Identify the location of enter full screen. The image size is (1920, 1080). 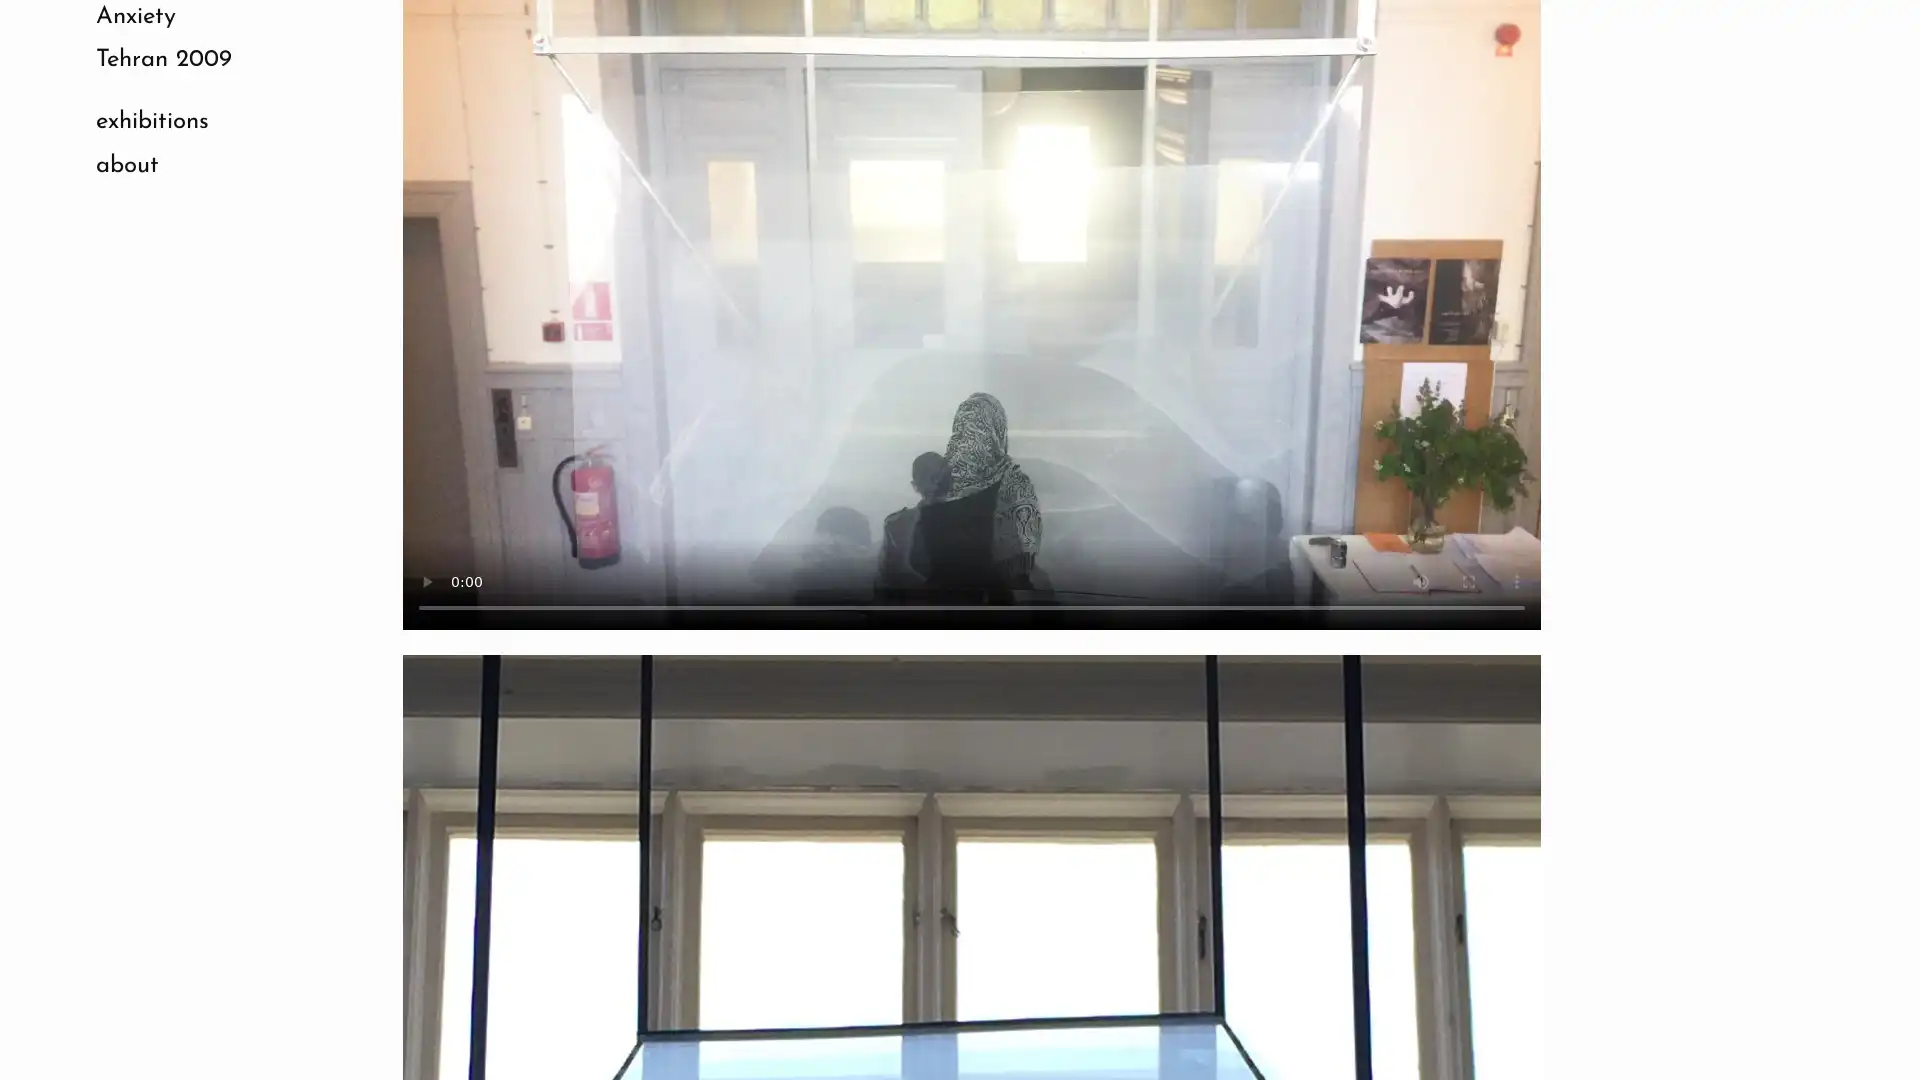
(1468, 582).